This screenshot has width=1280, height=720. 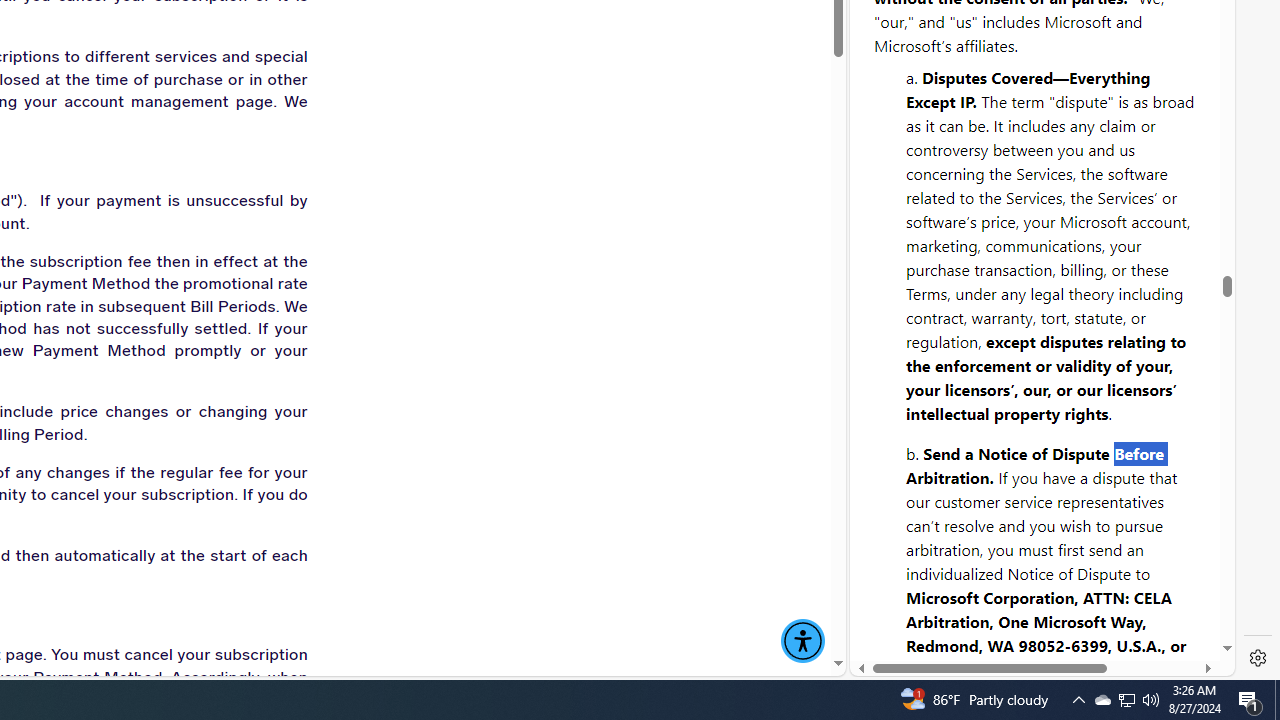 I want to click on 'Accessibility Menu', so click(x=803, y=641).